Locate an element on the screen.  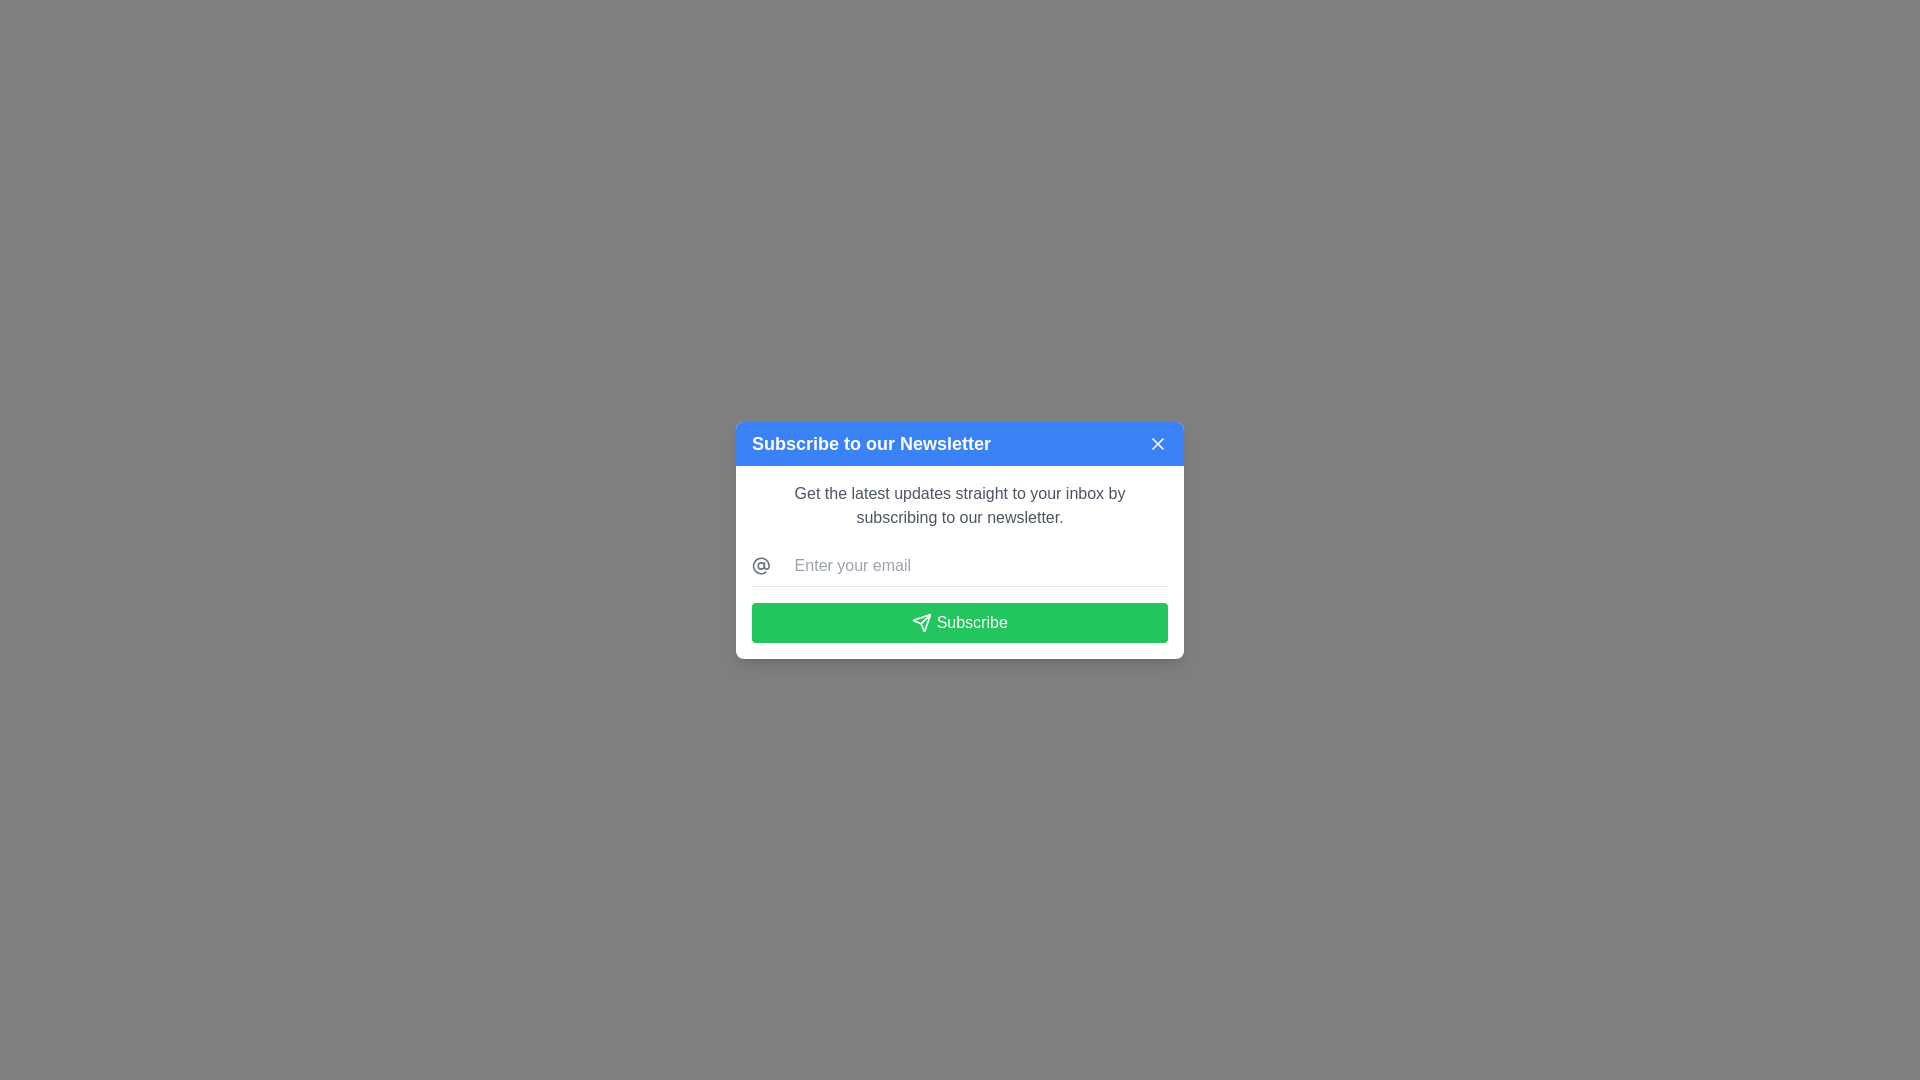
the close button represented by an 'X' icon in the top-right corner of the blue header that reads 'Subscribe to our Newsletter' is located at coordinates (1157, 442).